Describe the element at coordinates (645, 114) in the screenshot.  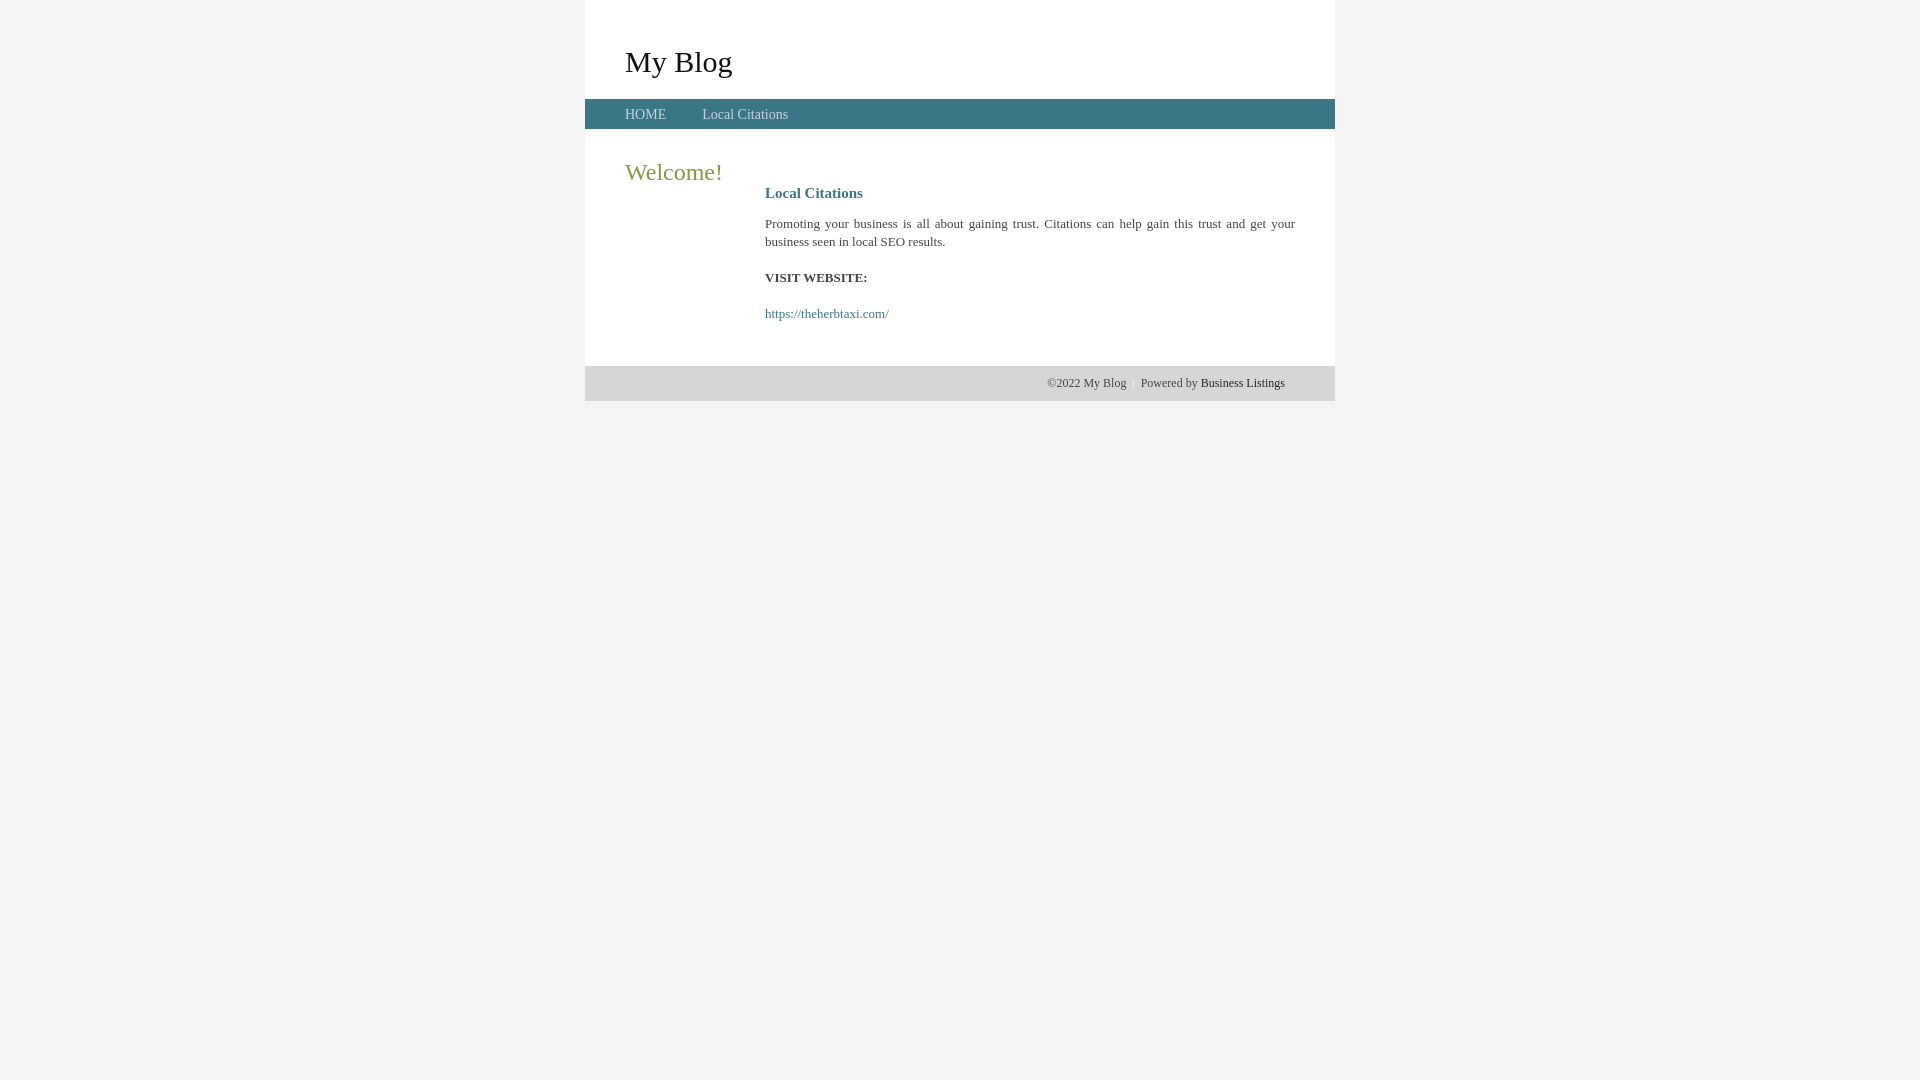
I see `'HOME'` at that location.